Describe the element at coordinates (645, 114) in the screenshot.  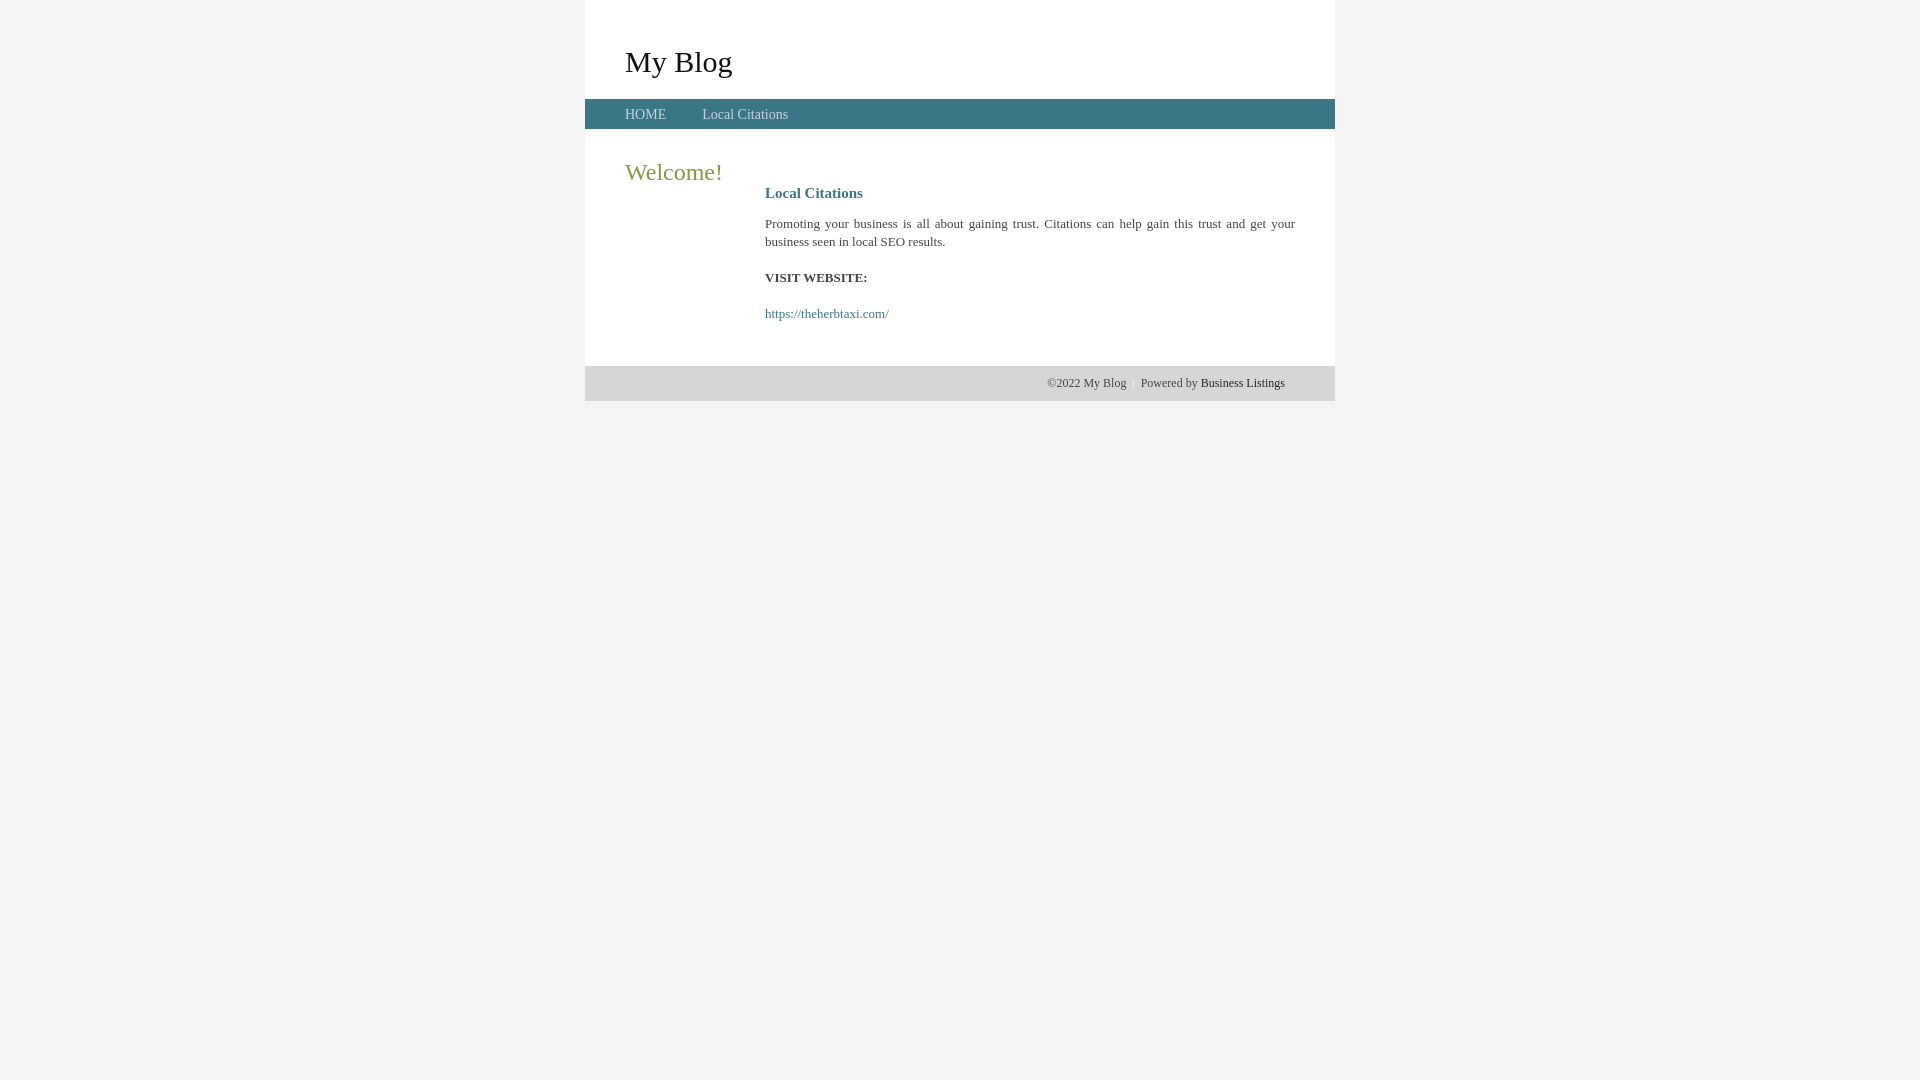
I see `'HOME'` at that location.